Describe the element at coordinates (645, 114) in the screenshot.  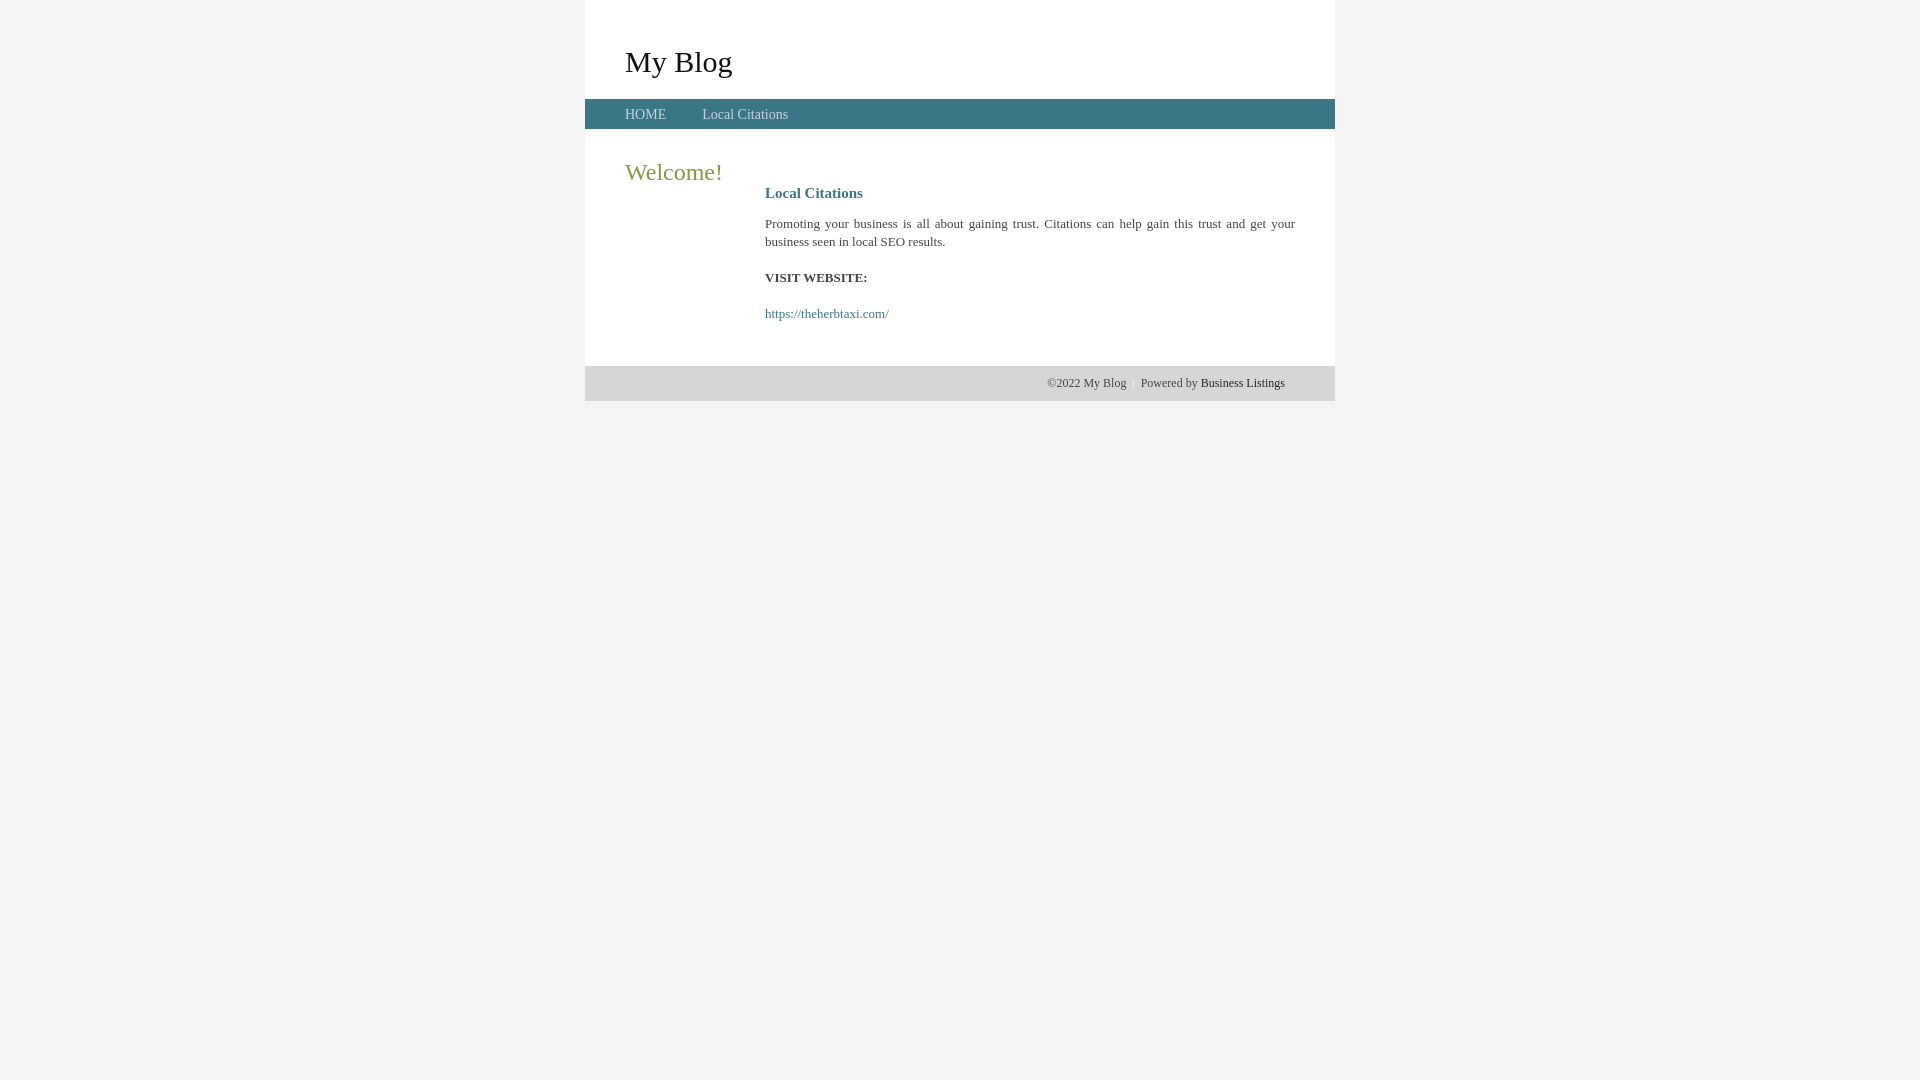
I see `'HOME'` at that location.